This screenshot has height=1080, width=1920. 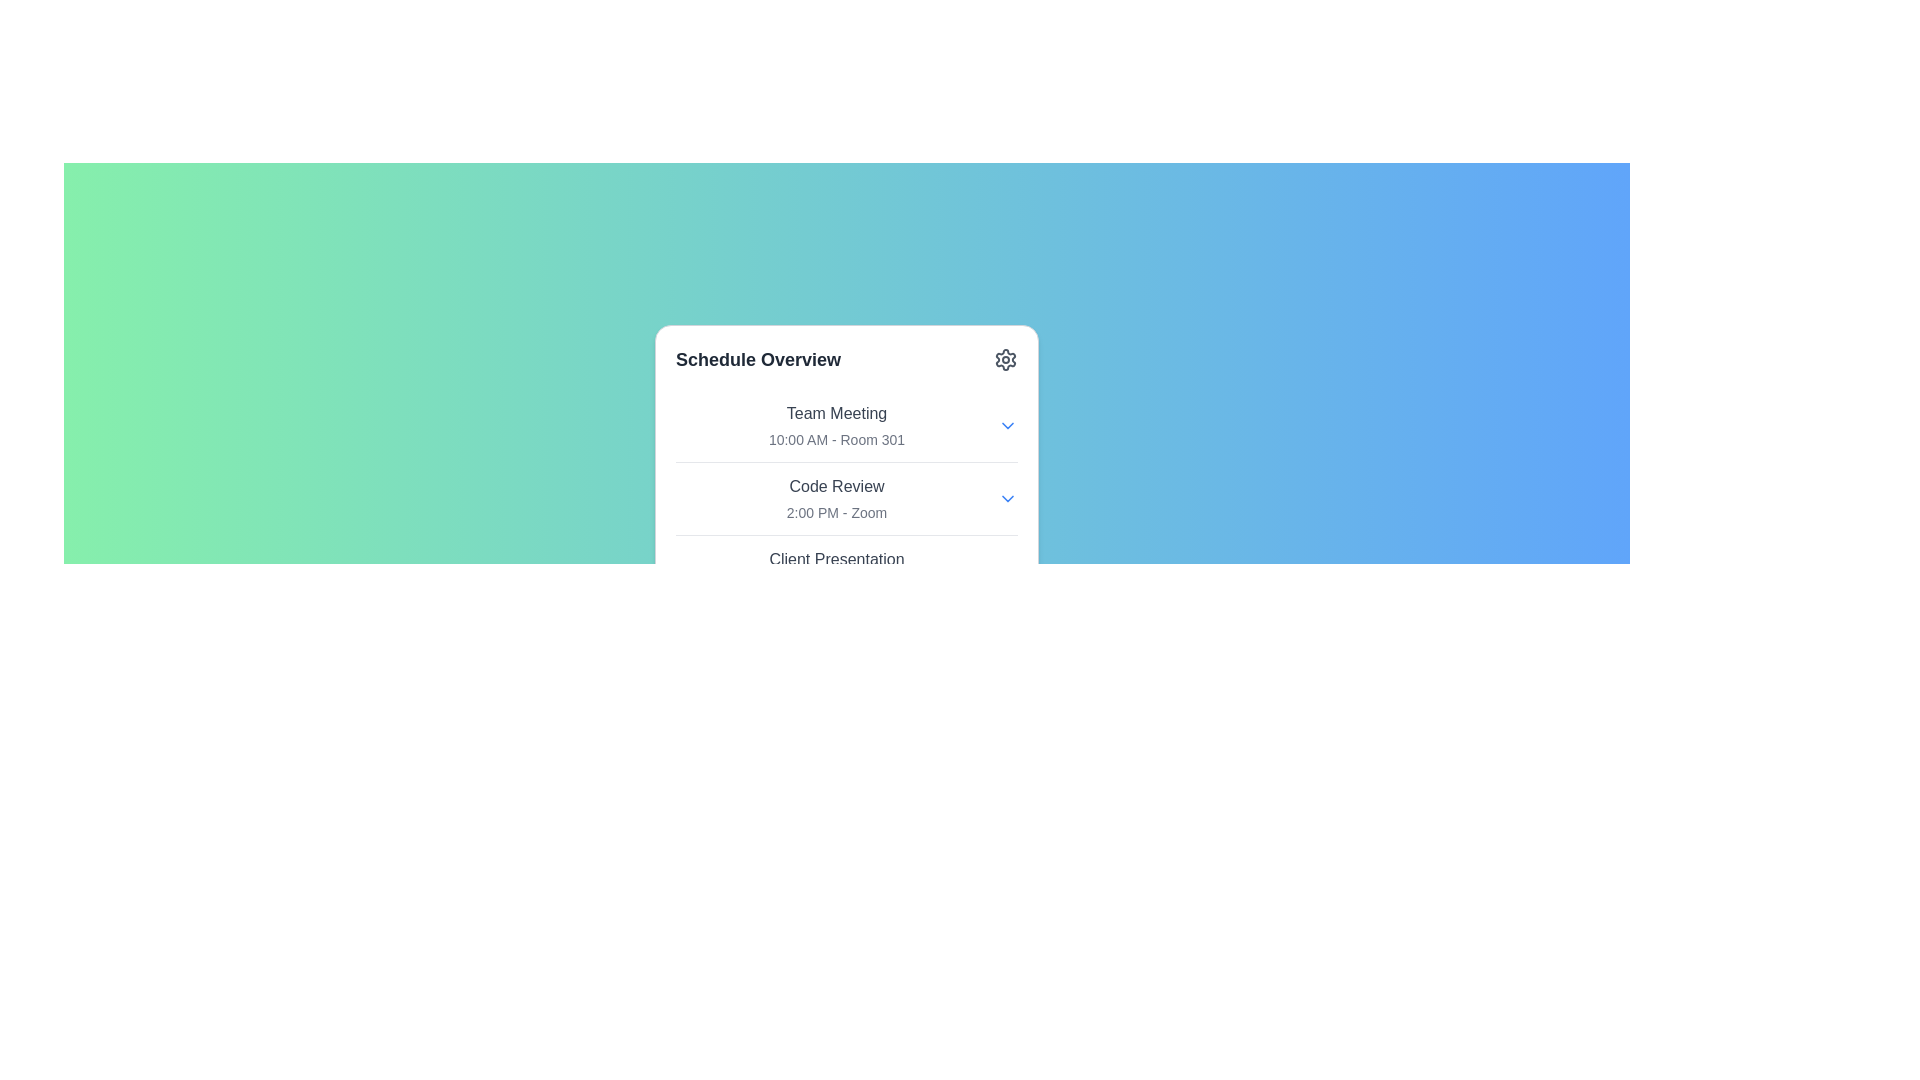 I want to click on the small gear icon indicative of settings options located at the top-right corner of the 'Schedule Overview' box to change its color, so click(x=1006, y=358).